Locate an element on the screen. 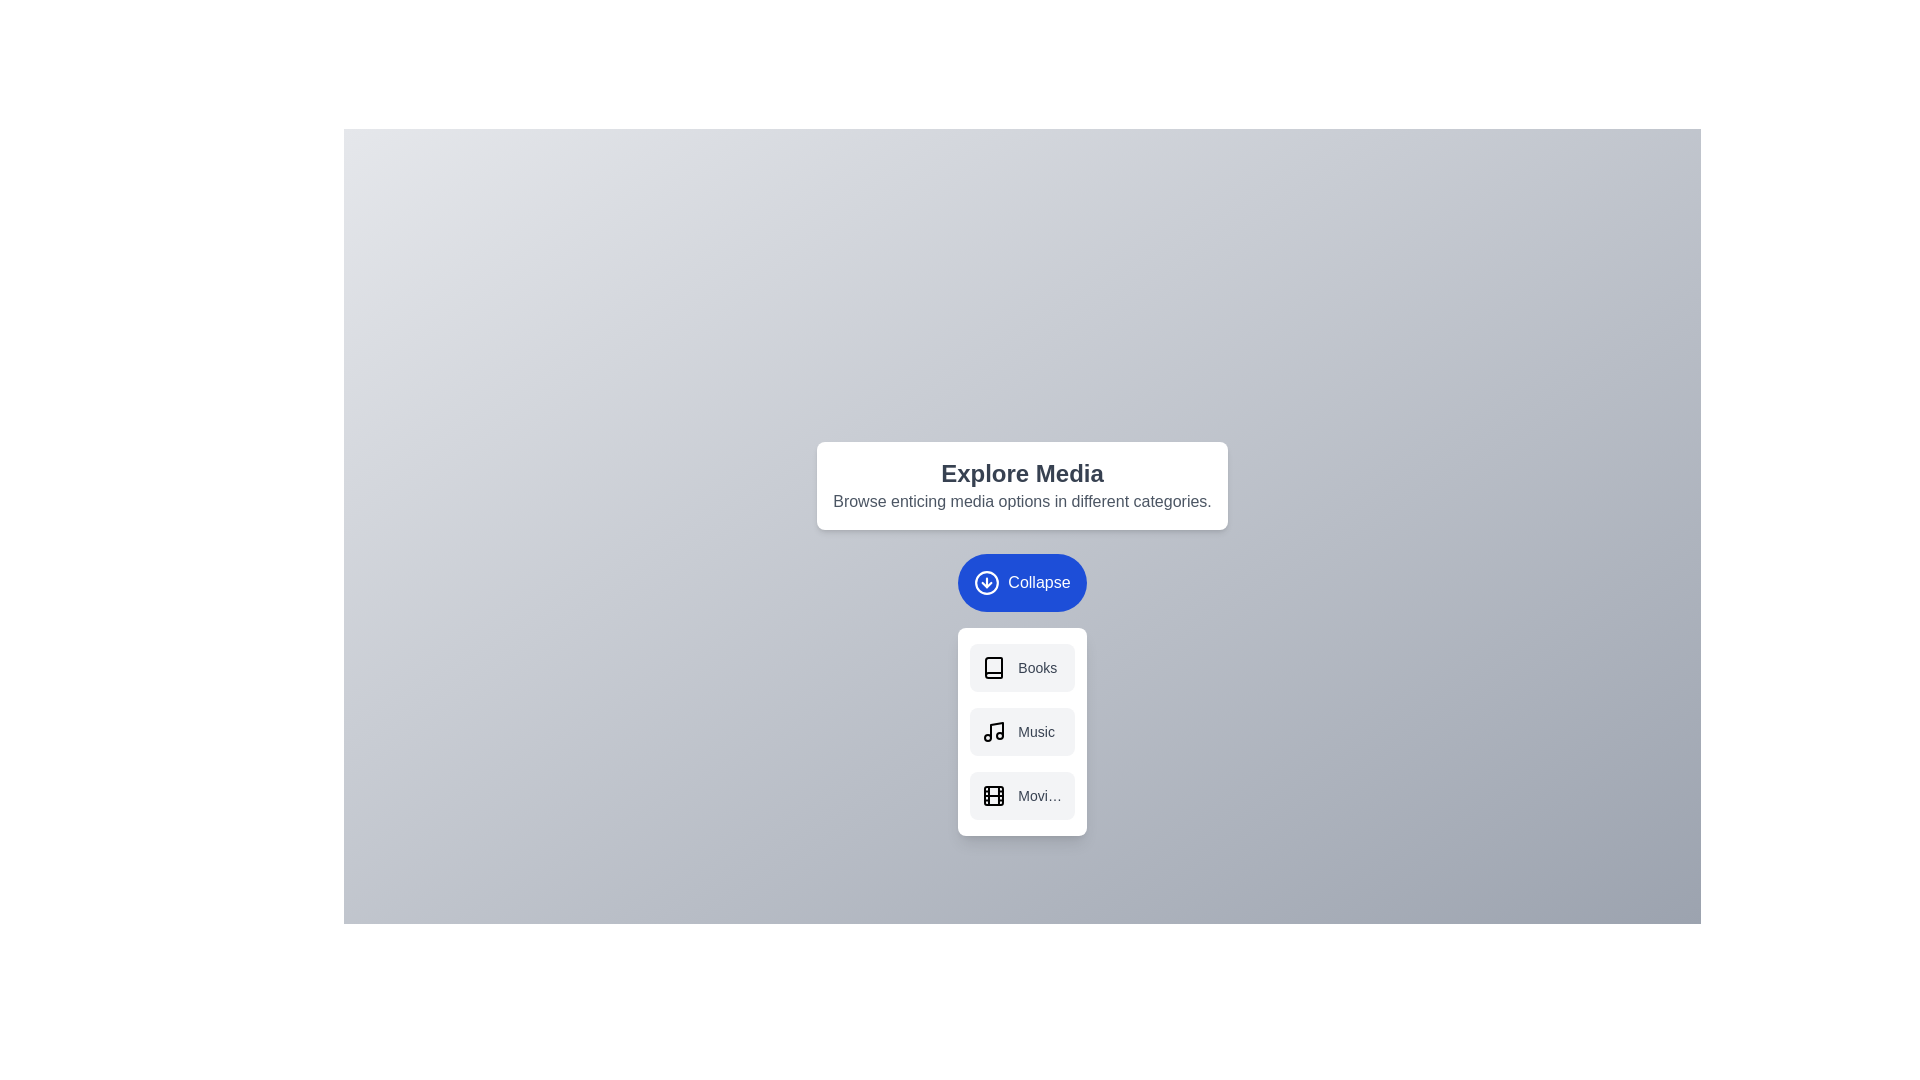 The width and height of the screenshot is (1920, 1080). the 'Books' button to select the 'Books' category is located at coordinates (1022, 667).